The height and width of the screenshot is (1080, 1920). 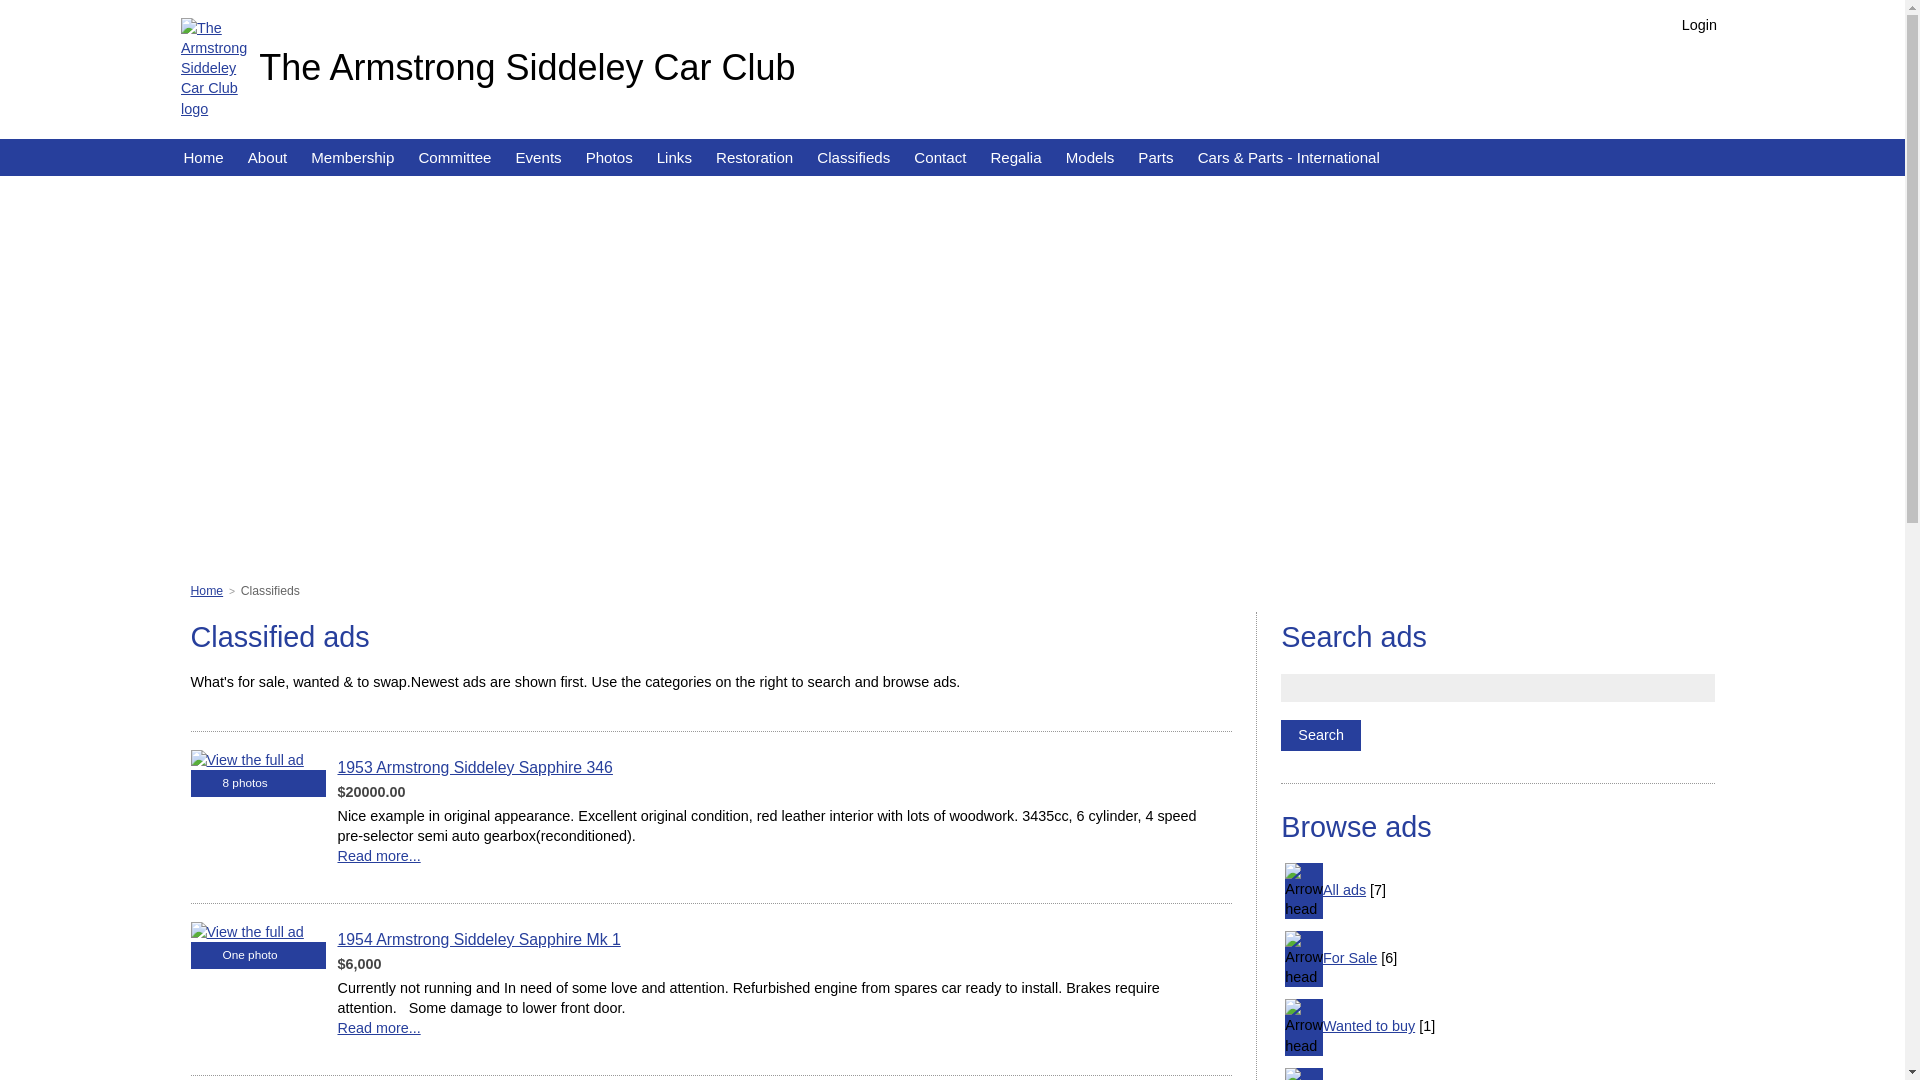 I want to click on 'Login', so click(x=1689, y=24).